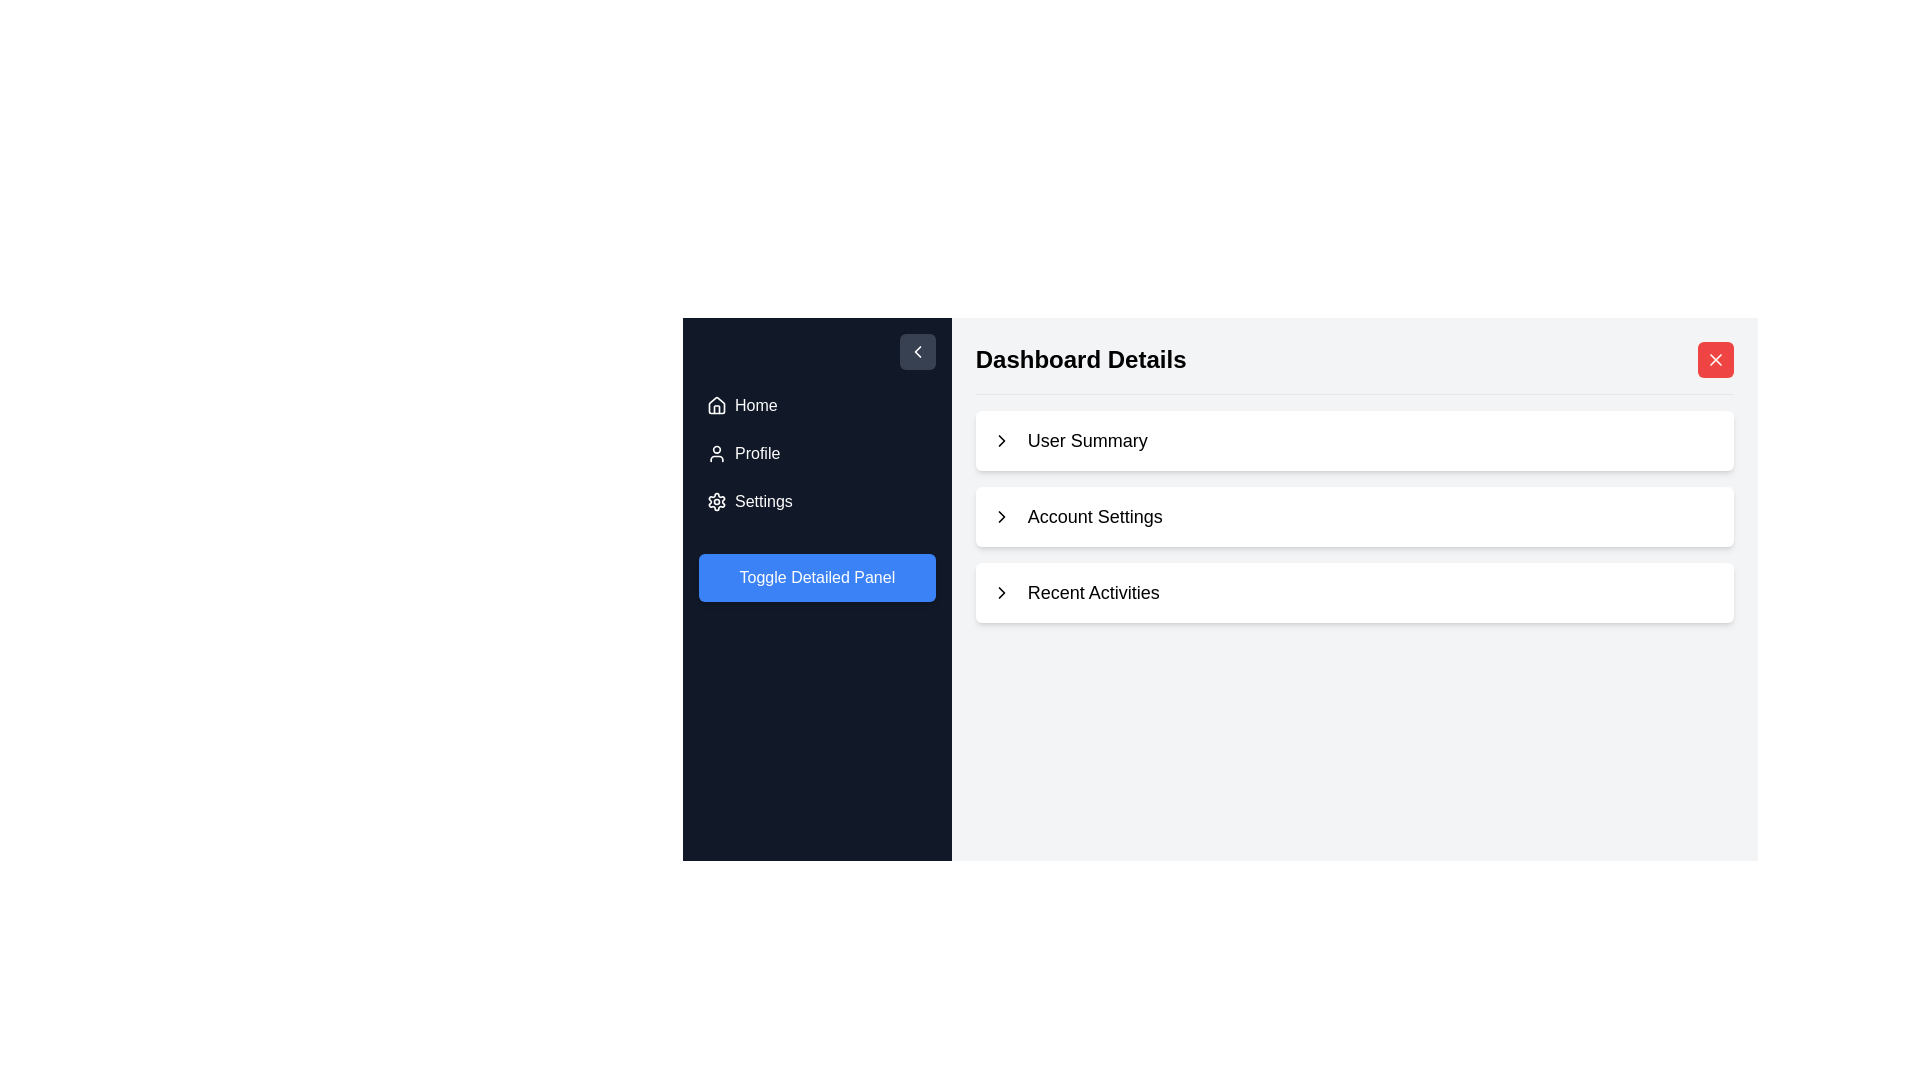  What do you see at coordinates (716, 500) in the screenshot?
I see `the cogwheel icon in the left sidebar, which is positioned below the 'Profile' icon and above the 'Toggle Detailed Panel' button` at bounding box center [716, 500].